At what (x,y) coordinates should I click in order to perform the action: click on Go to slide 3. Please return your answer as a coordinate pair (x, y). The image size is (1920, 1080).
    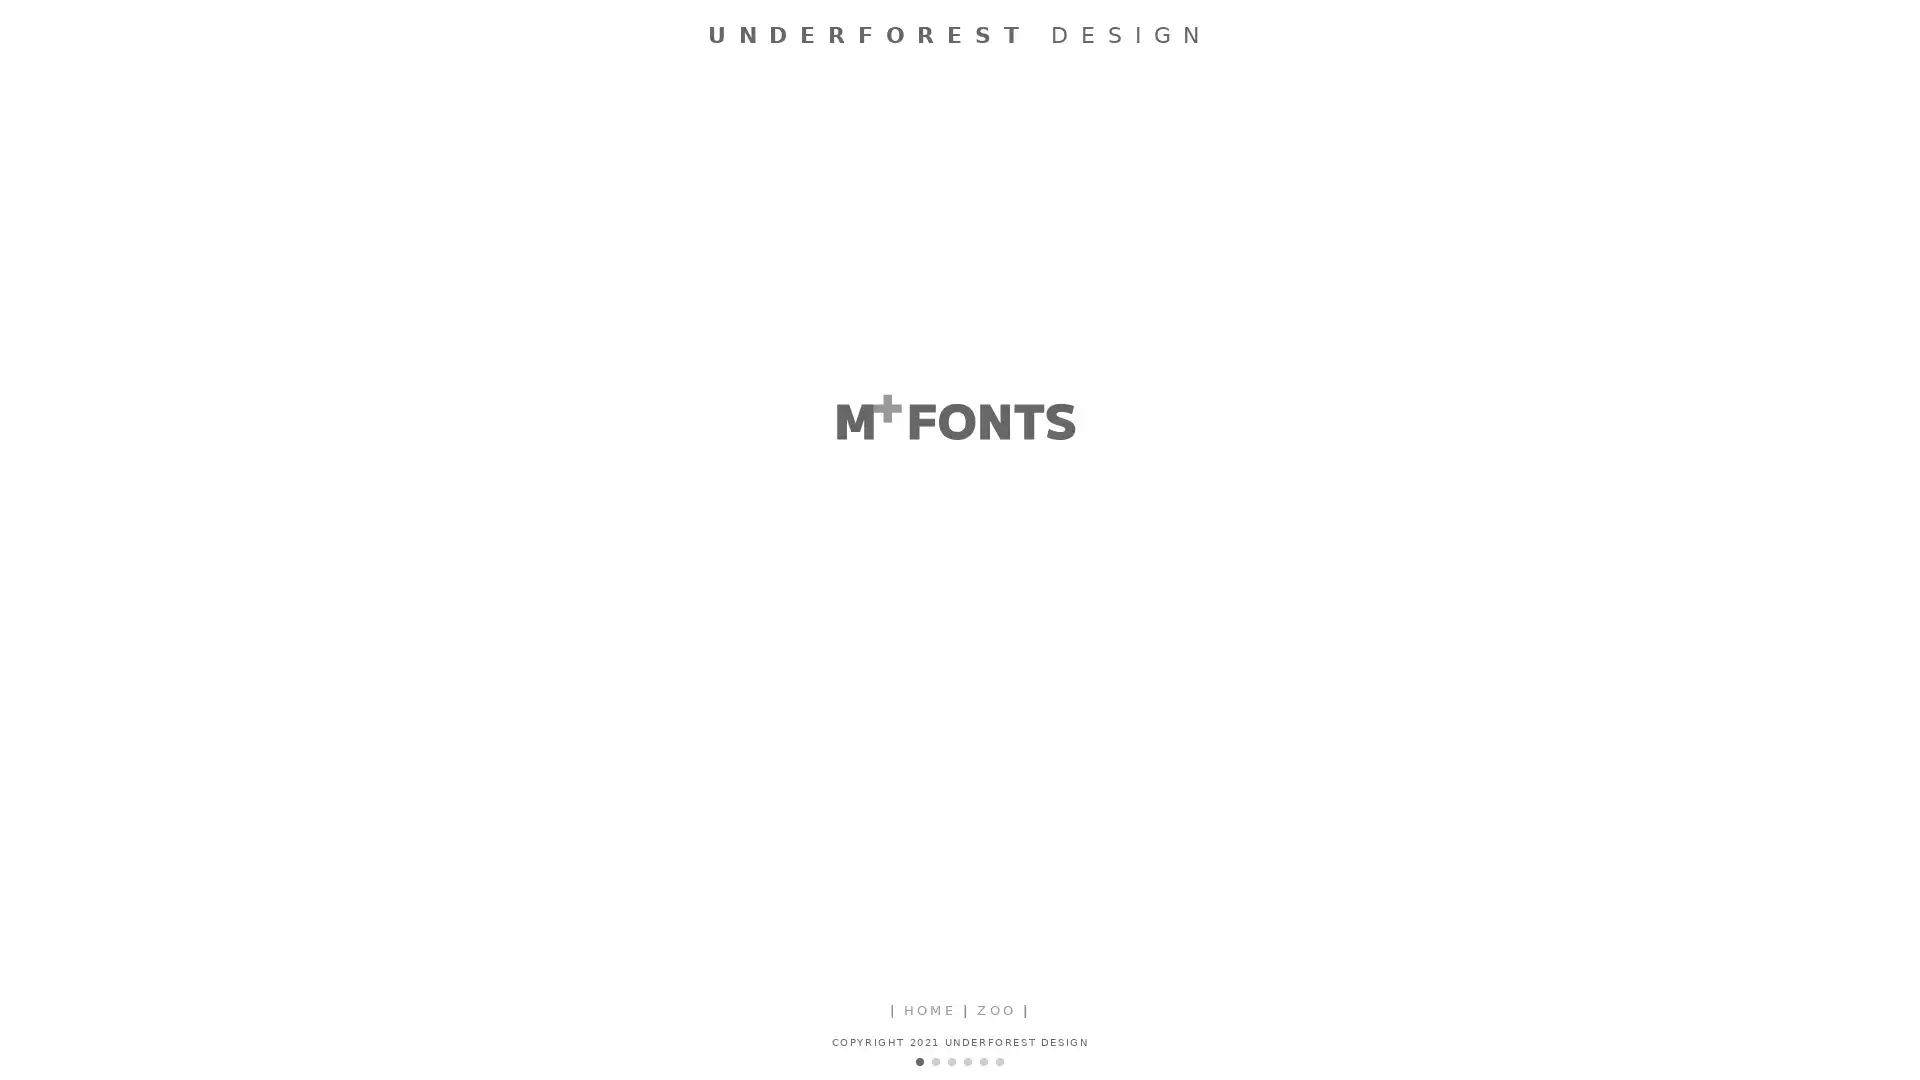
    Looking at the image, I should click on (950, 1060).